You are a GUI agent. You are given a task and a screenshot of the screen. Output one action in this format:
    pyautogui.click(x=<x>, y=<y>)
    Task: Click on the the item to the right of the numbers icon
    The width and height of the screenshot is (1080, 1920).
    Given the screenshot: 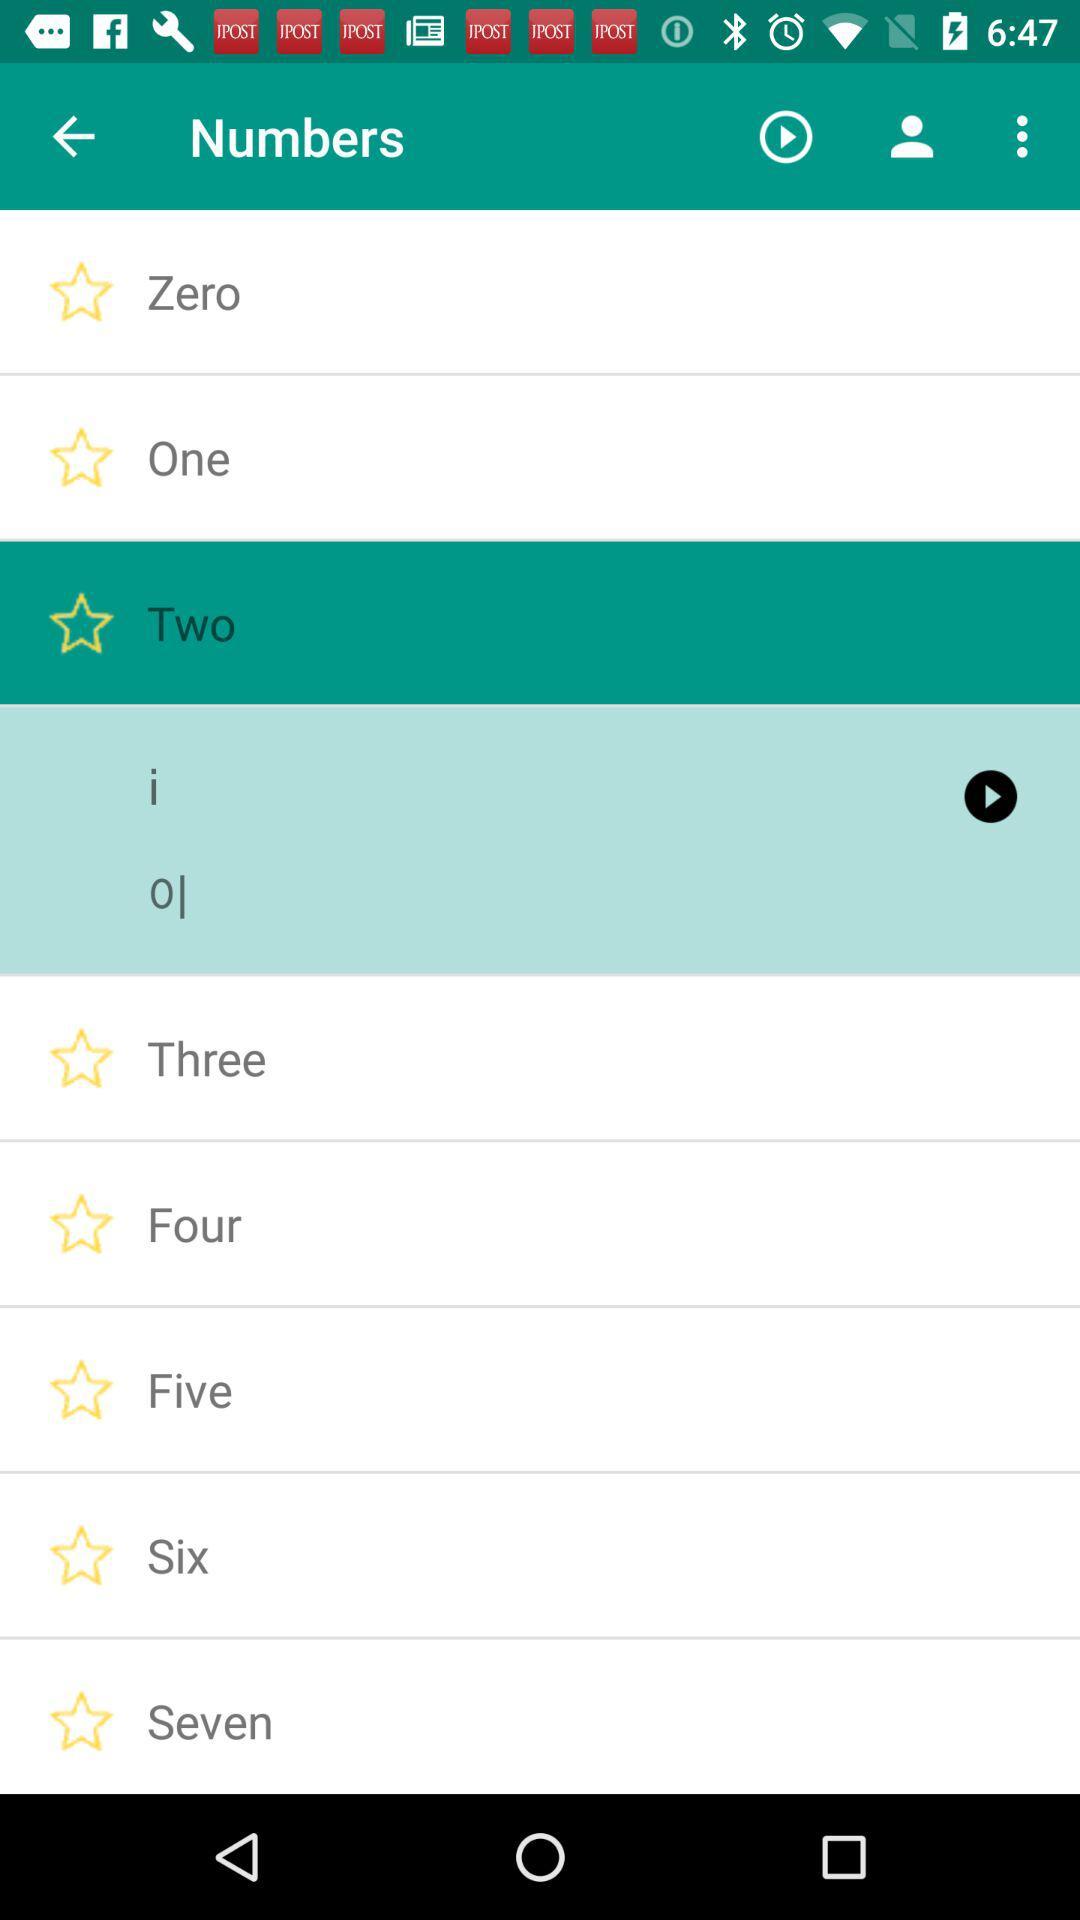 What is the action you would take?
    pyautogui.click(x=785, y=135)
    